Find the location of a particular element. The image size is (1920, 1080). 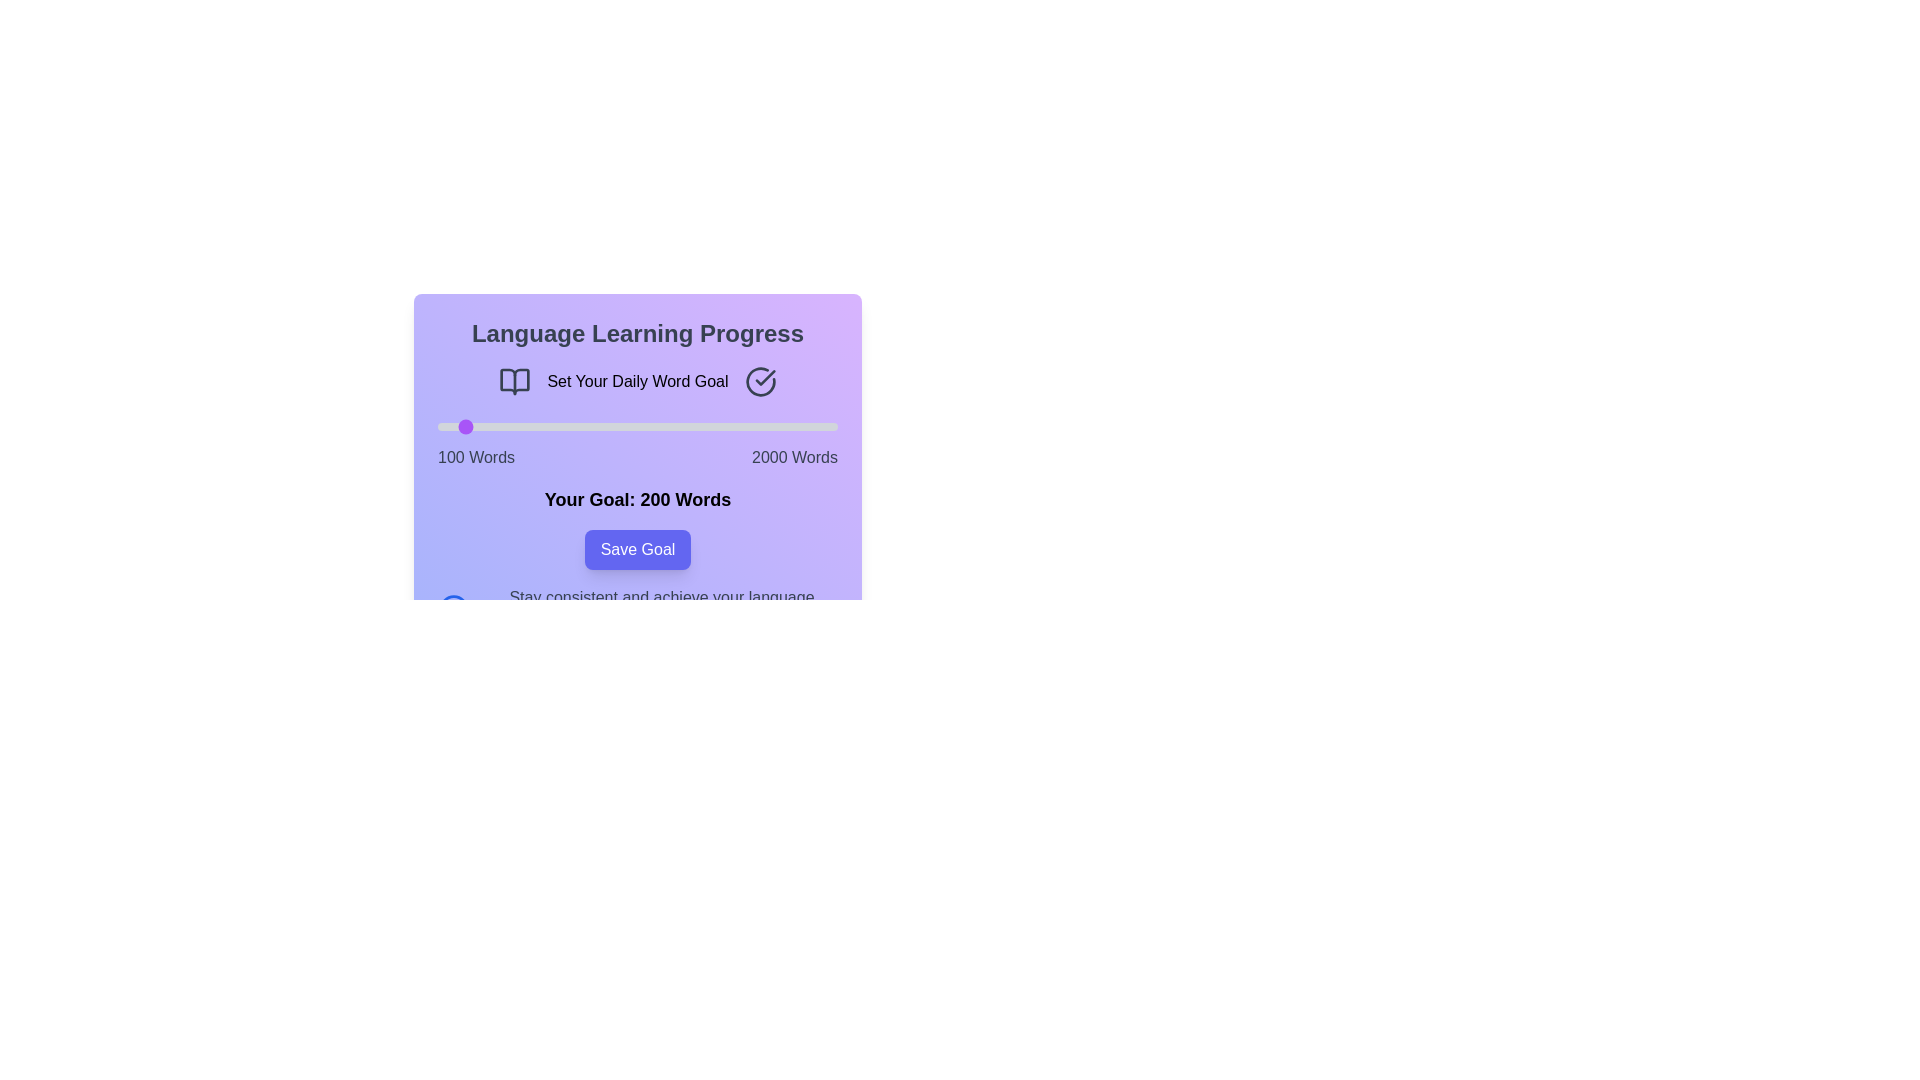

the slider to set the word count to 1621 is located at coordinates (757, 426).